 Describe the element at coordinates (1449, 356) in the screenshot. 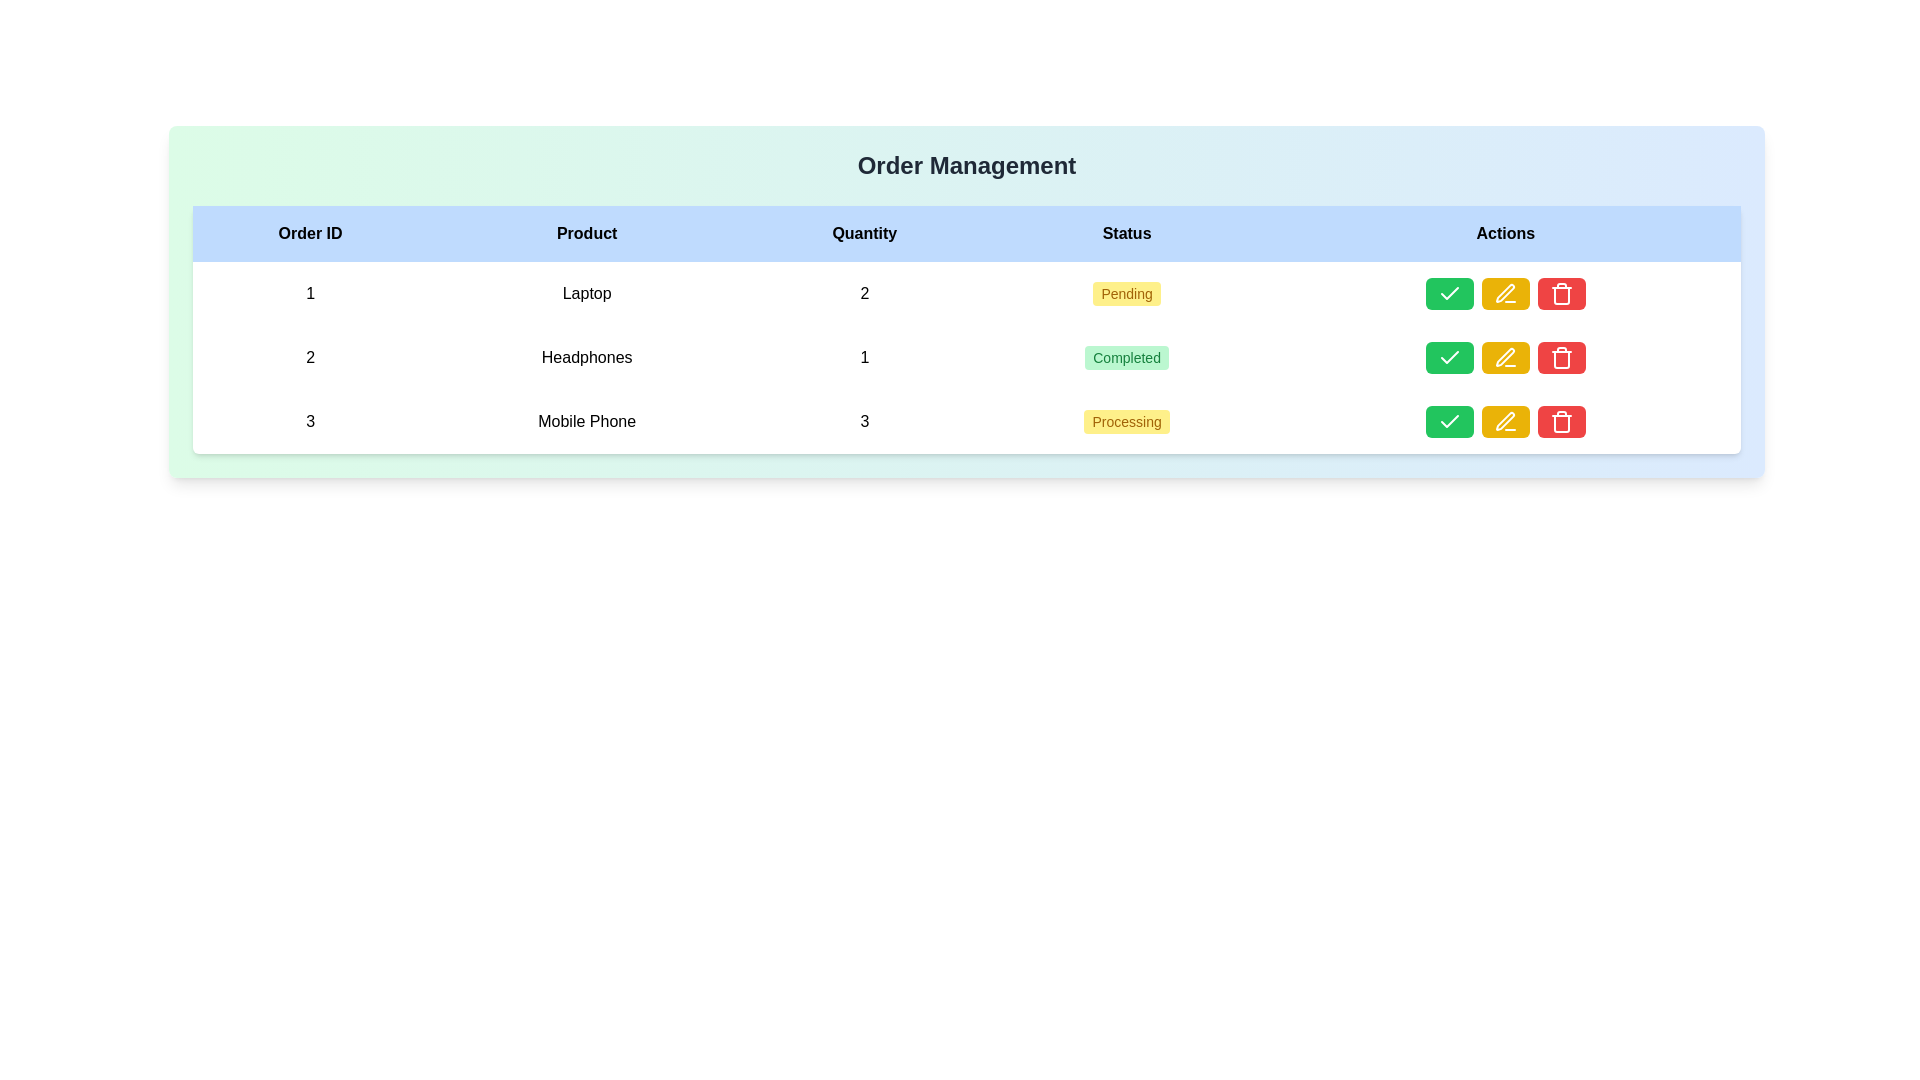

I see `the icon in the 'Actions' column of the second row corresponding to the product 'Headphones' to confirm the associated action or status` at that location.